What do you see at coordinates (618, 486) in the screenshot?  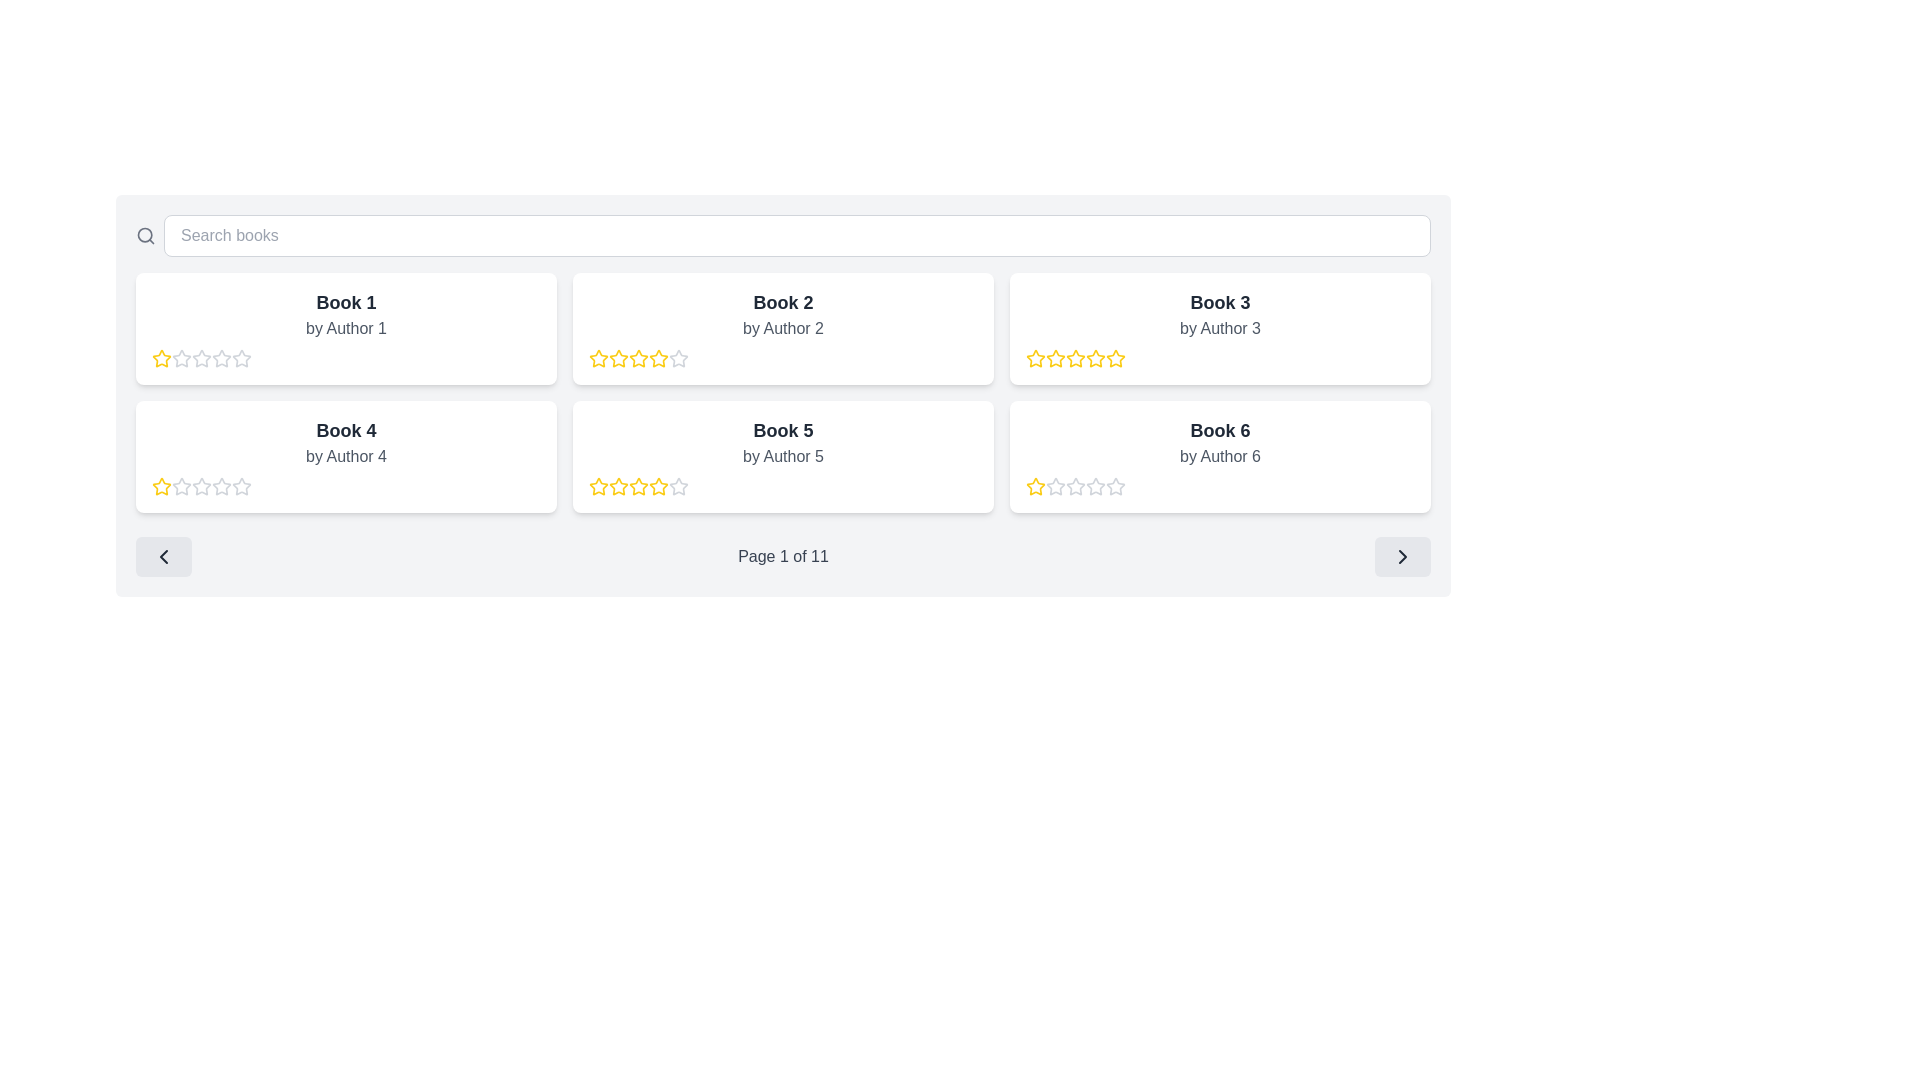 I see `the third yellow star icon in the rating system under the 'Book 5' card` at bounding box center [618, 486].